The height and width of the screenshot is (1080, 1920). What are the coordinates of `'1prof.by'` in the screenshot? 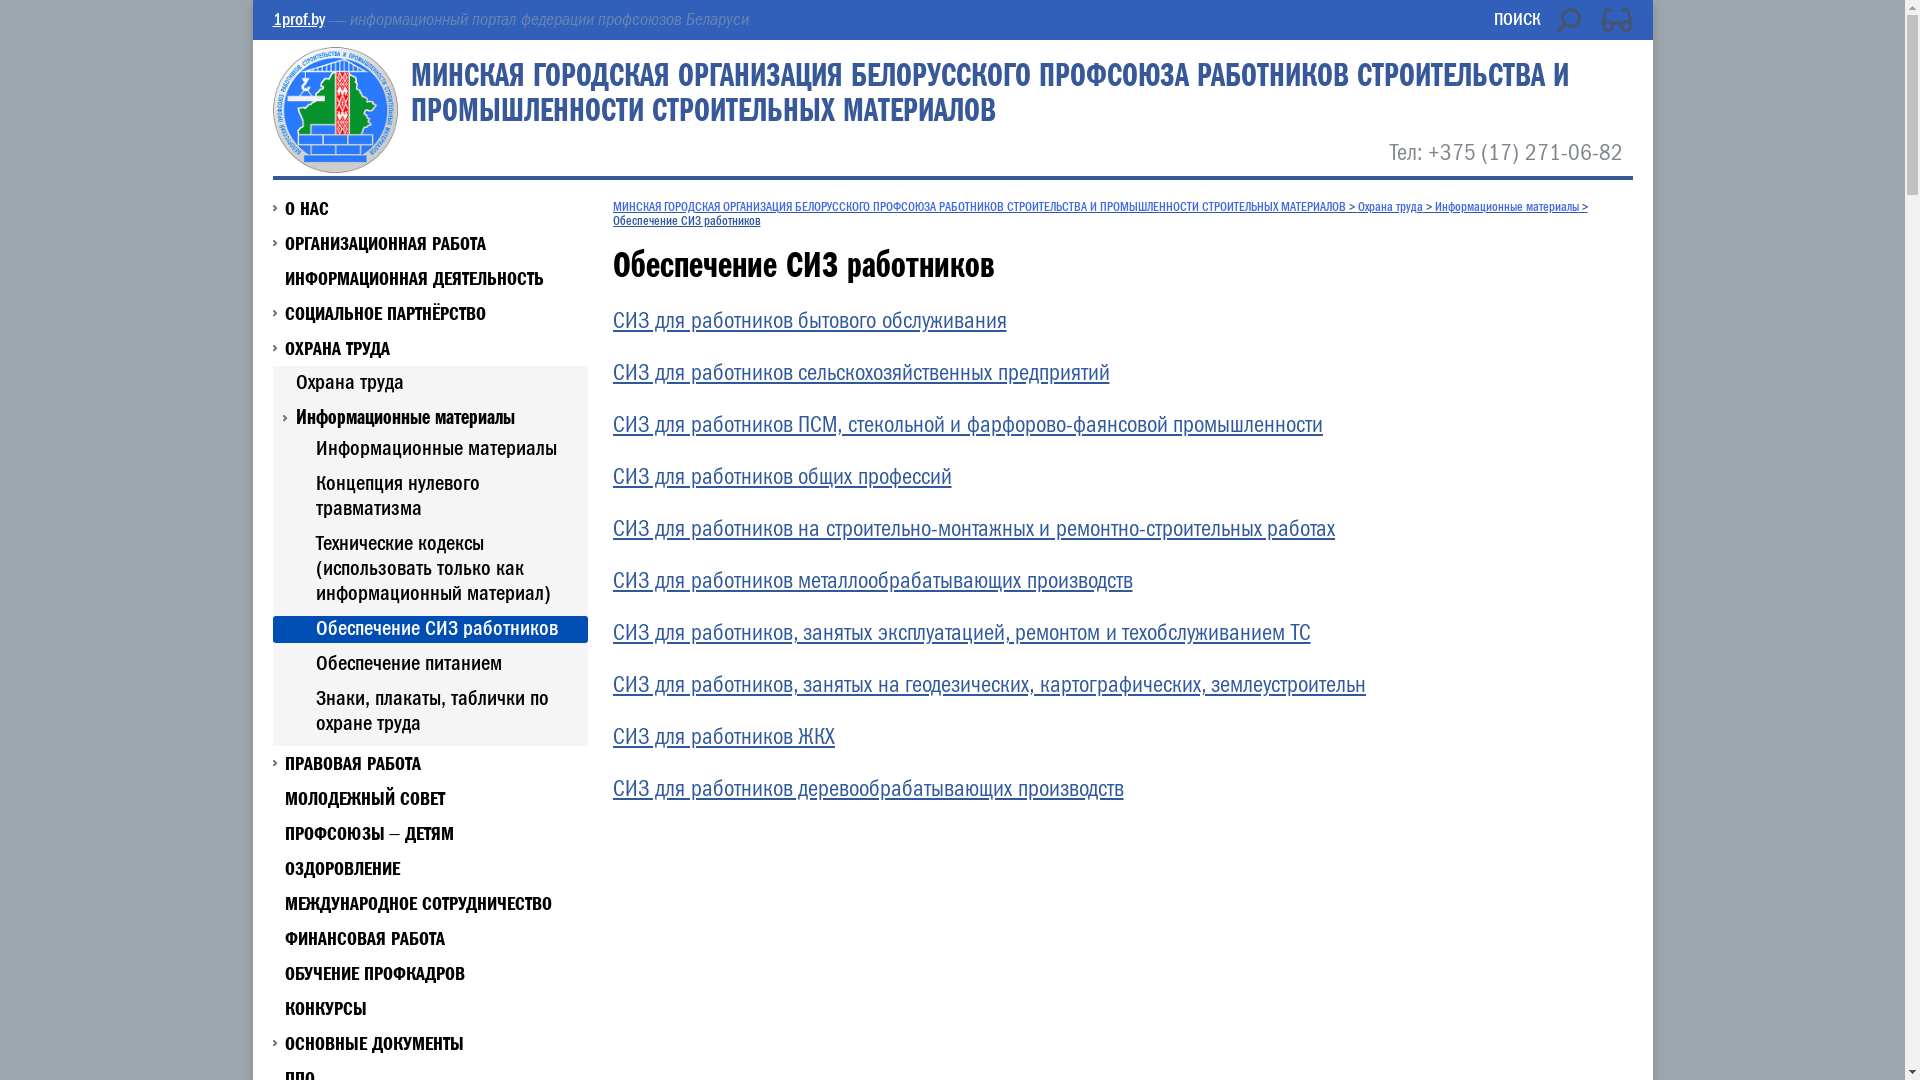 It's located at (296, 19).